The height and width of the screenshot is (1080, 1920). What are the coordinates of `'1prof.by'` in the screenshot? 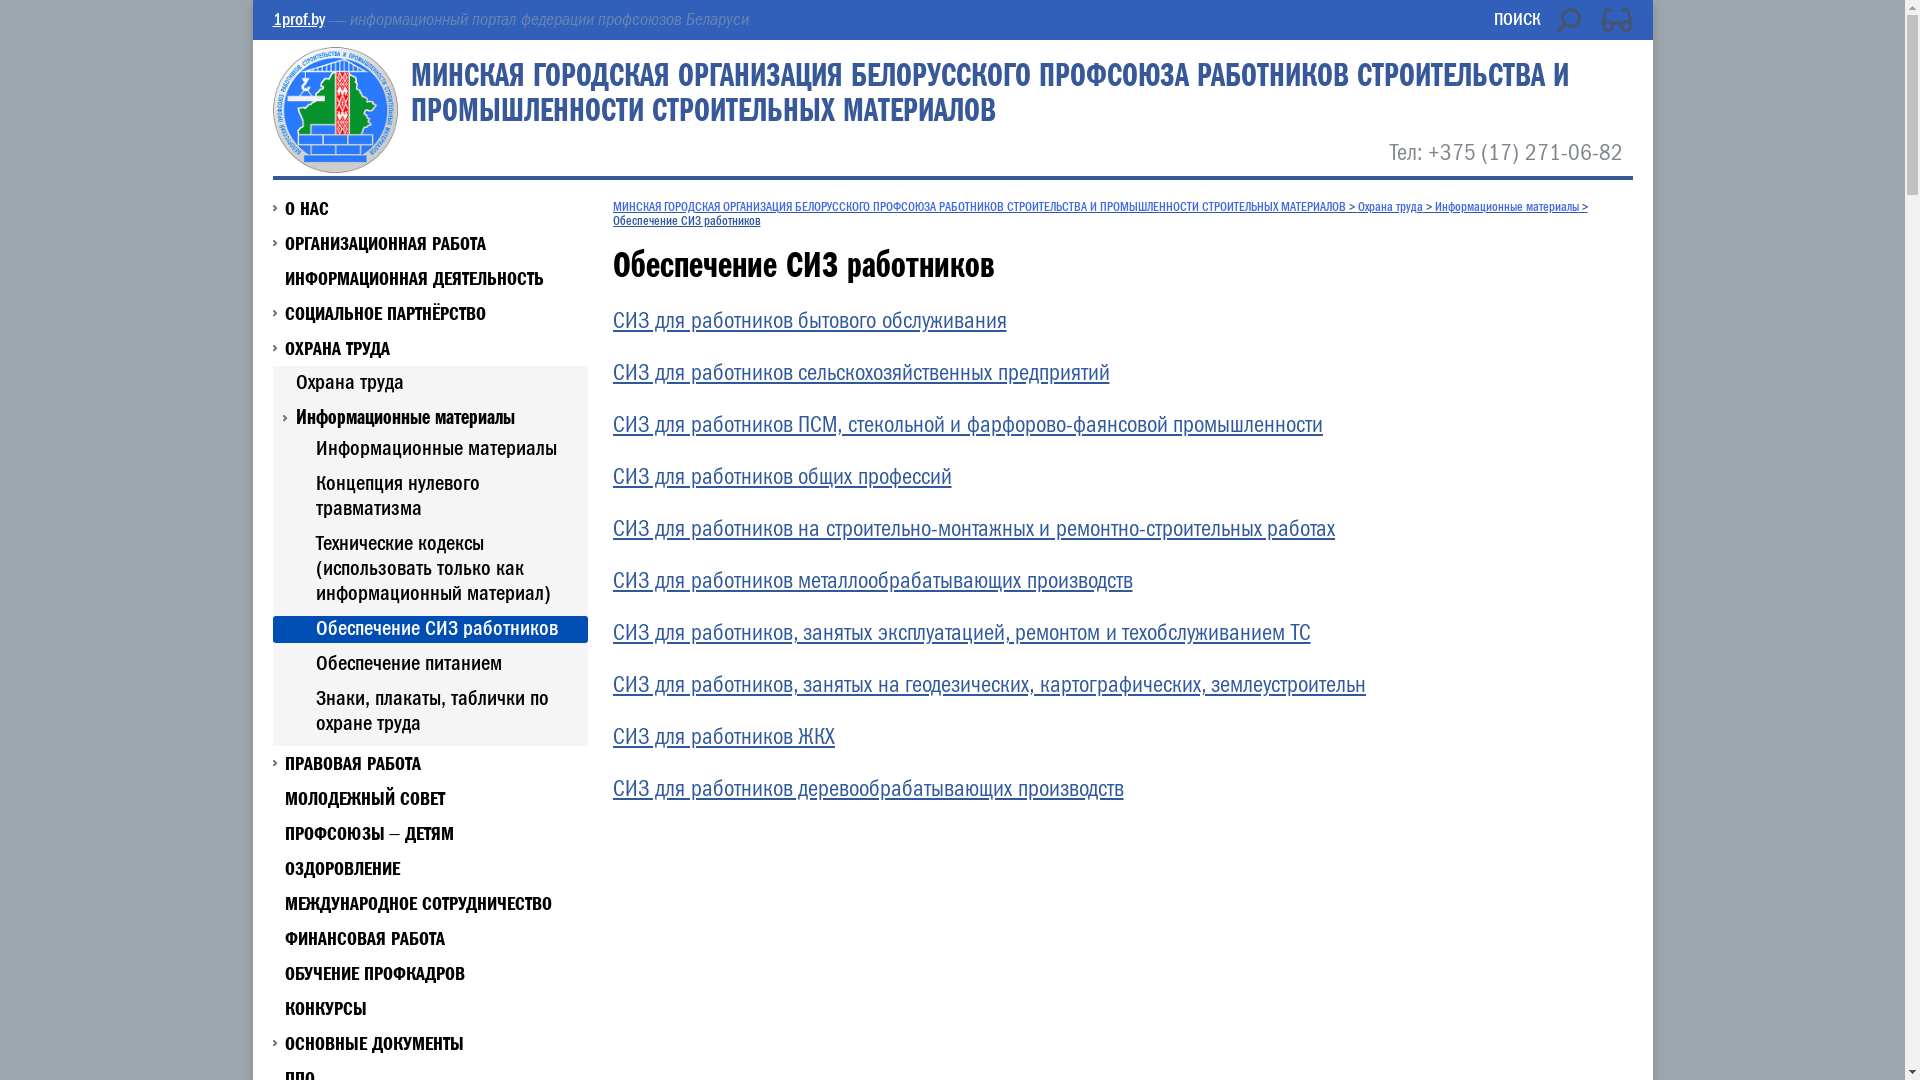 It's located at (296, 19).